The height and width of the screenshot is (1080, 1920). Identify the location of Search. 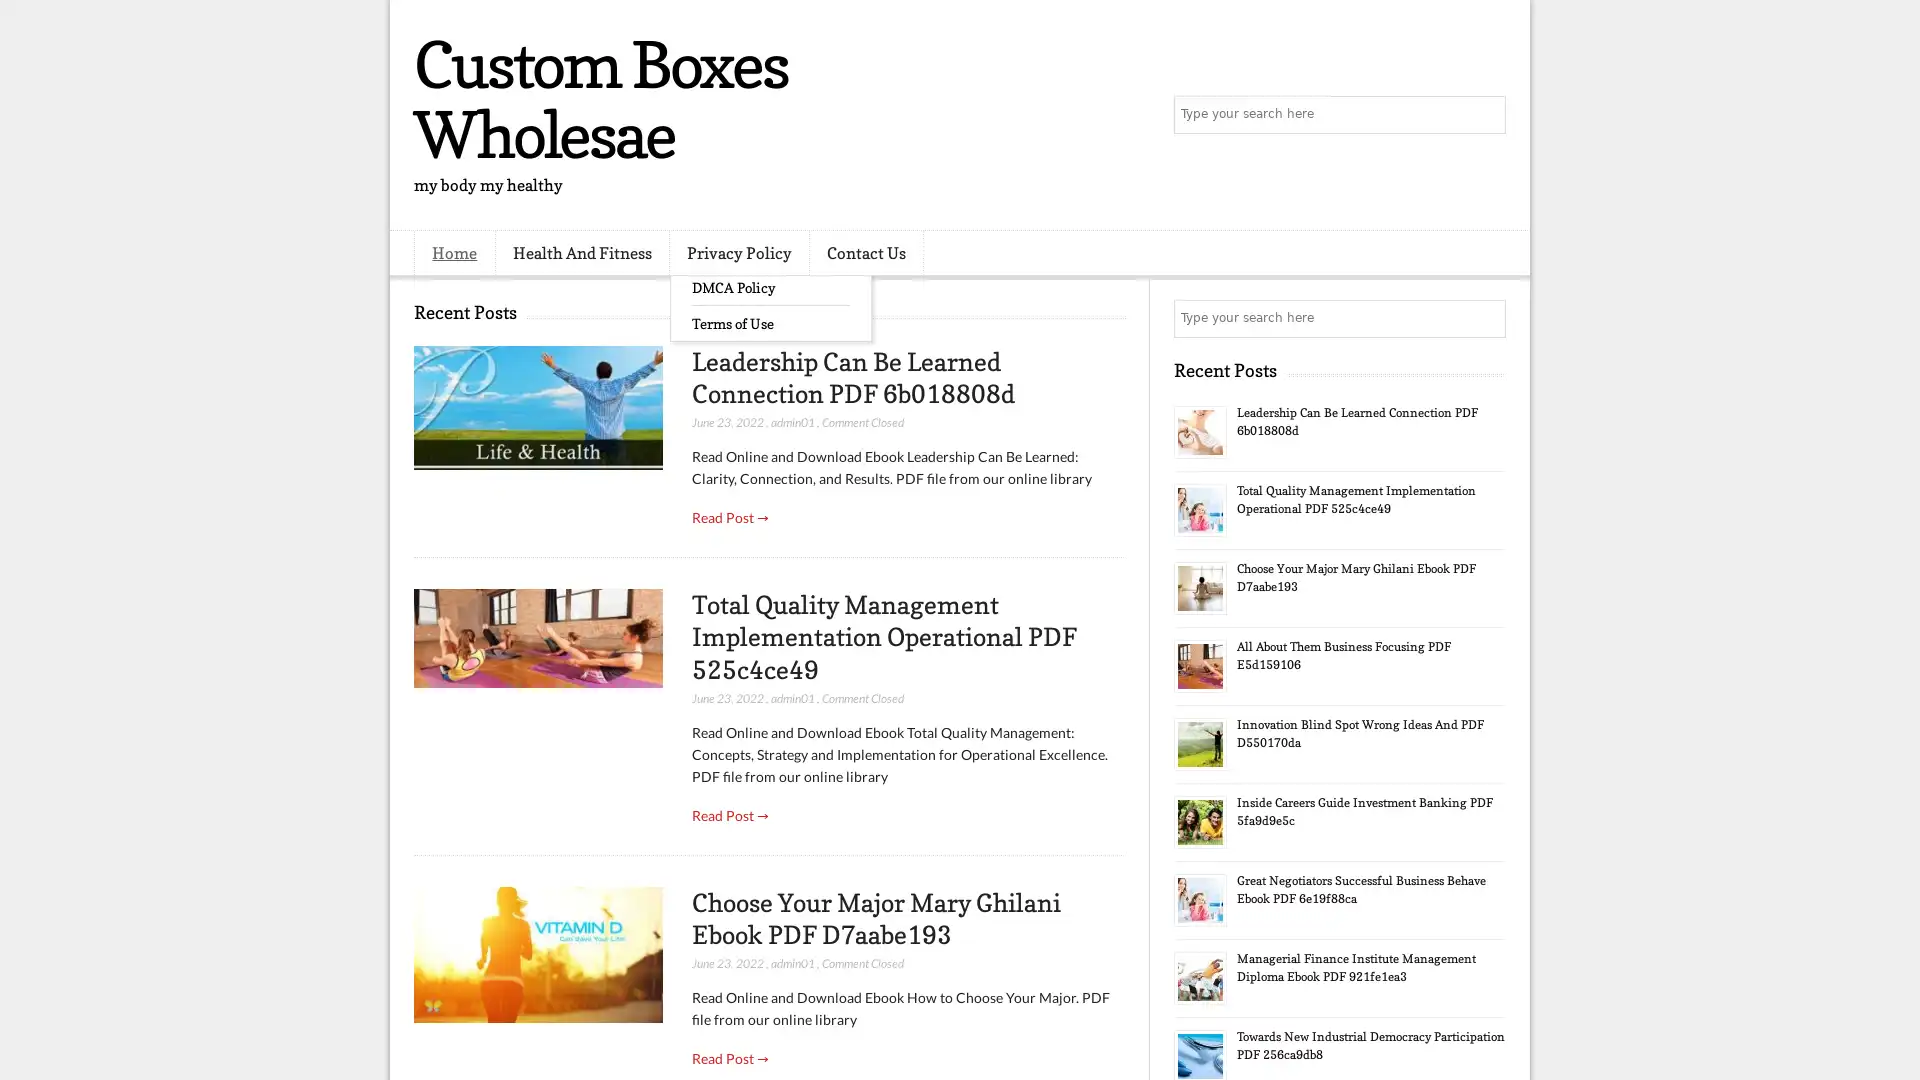
(1485, 115).